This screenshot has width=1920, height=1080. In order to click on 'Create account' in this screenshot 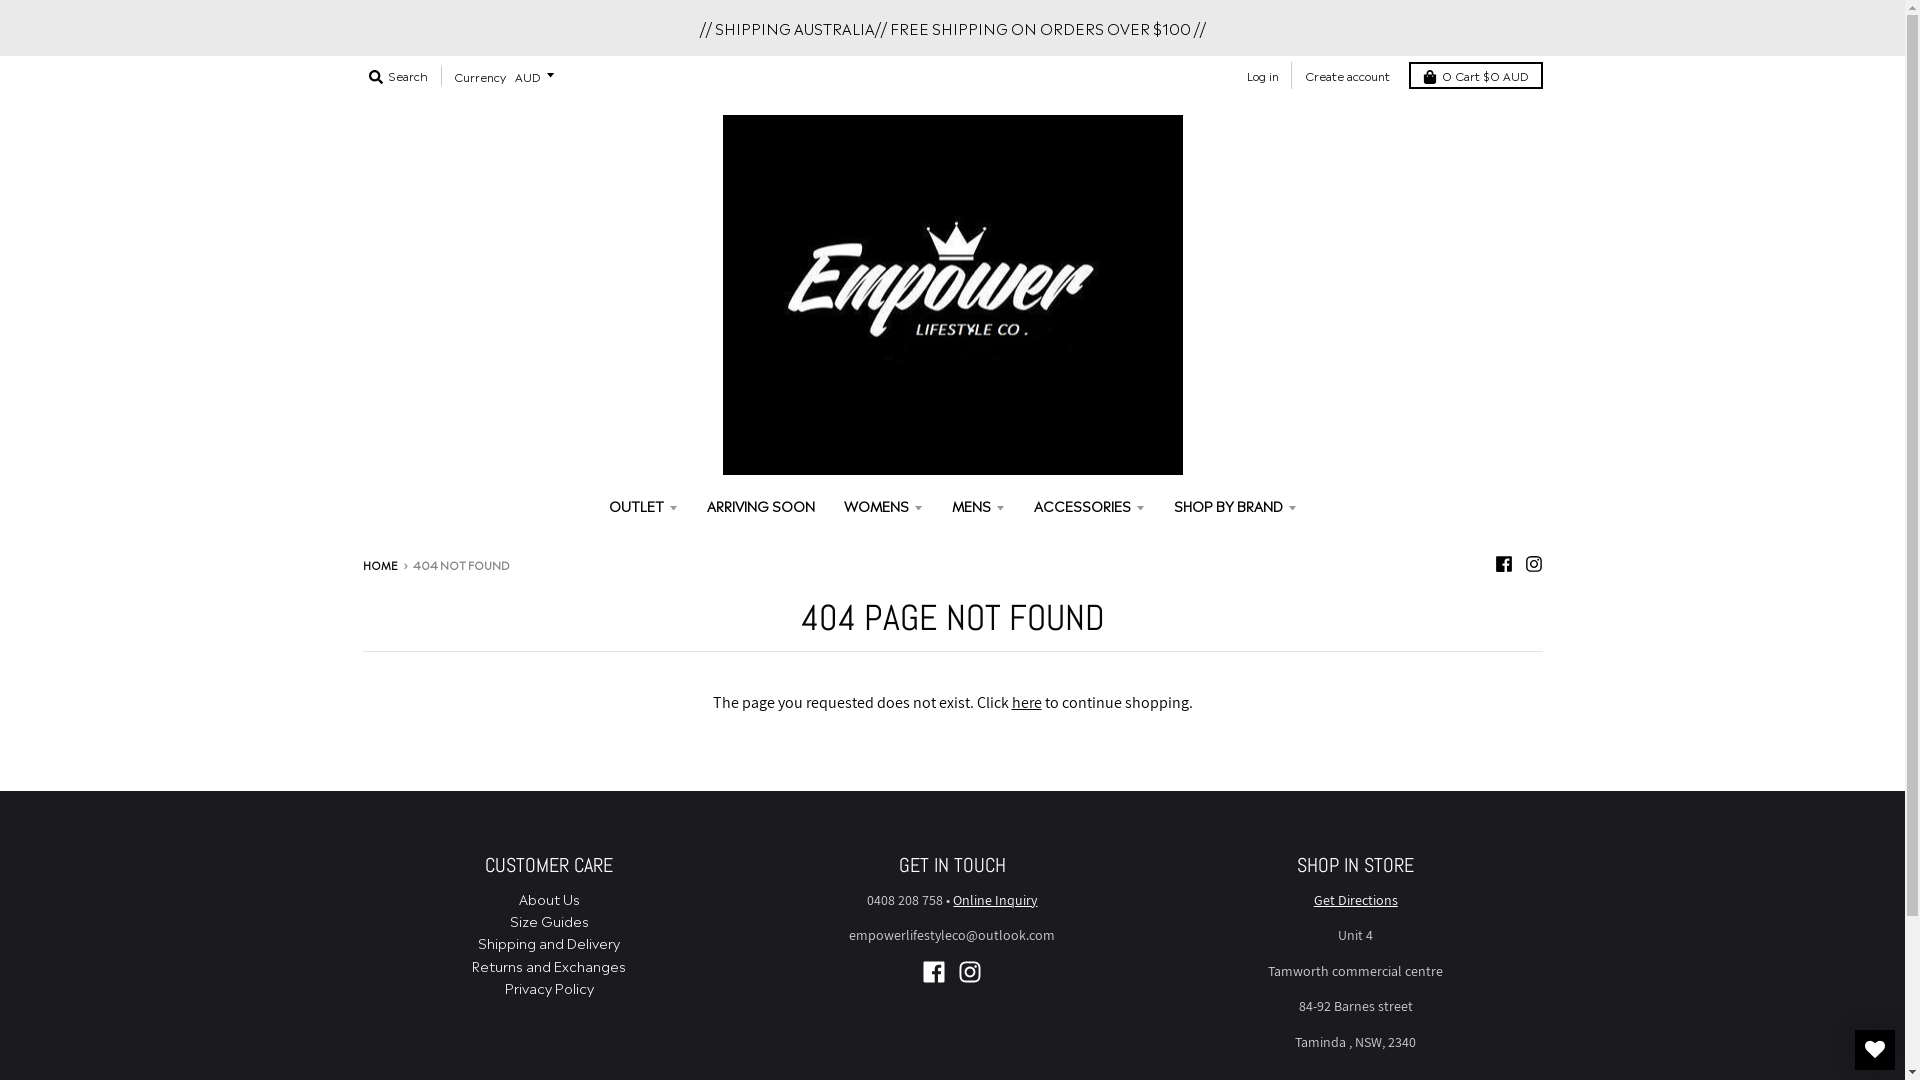, I will do `click(1346, 74)`.